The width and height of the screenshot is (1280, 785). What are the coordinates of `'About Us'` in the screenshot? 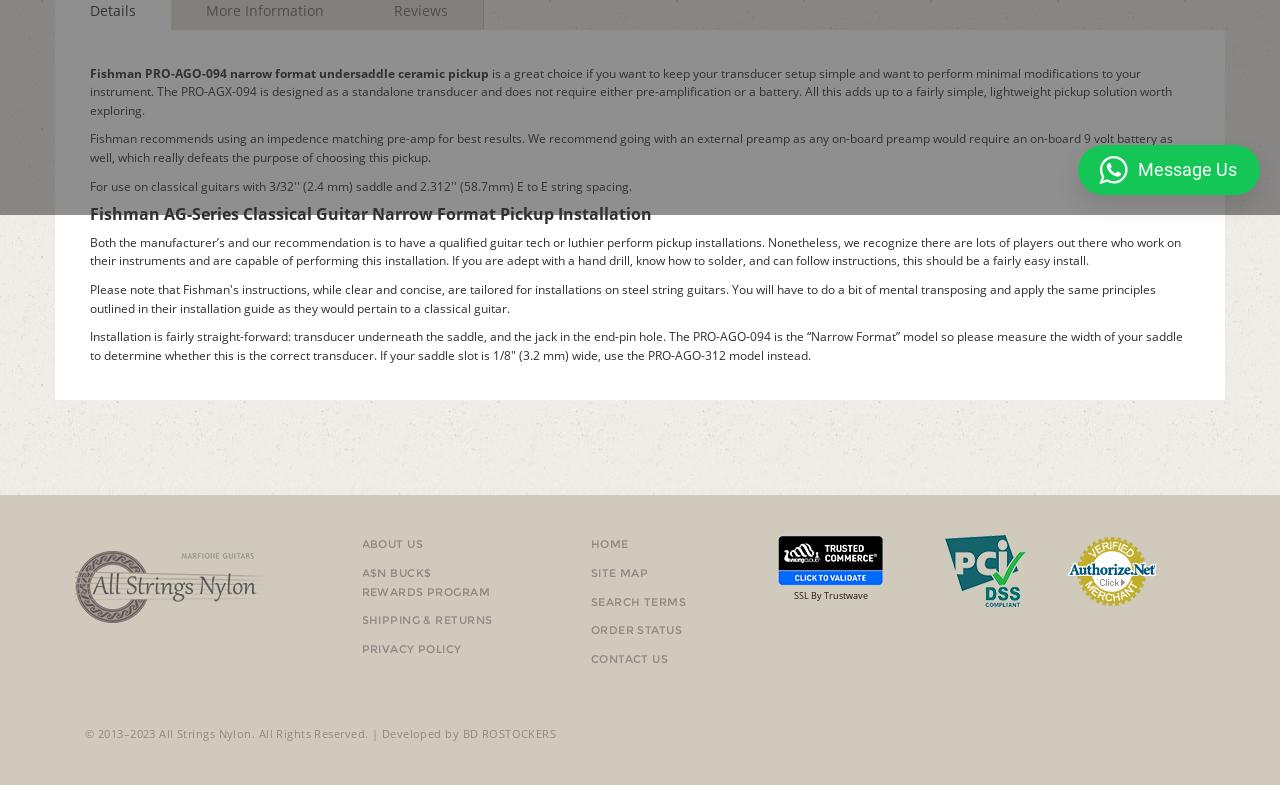 It's located at (392, 544).